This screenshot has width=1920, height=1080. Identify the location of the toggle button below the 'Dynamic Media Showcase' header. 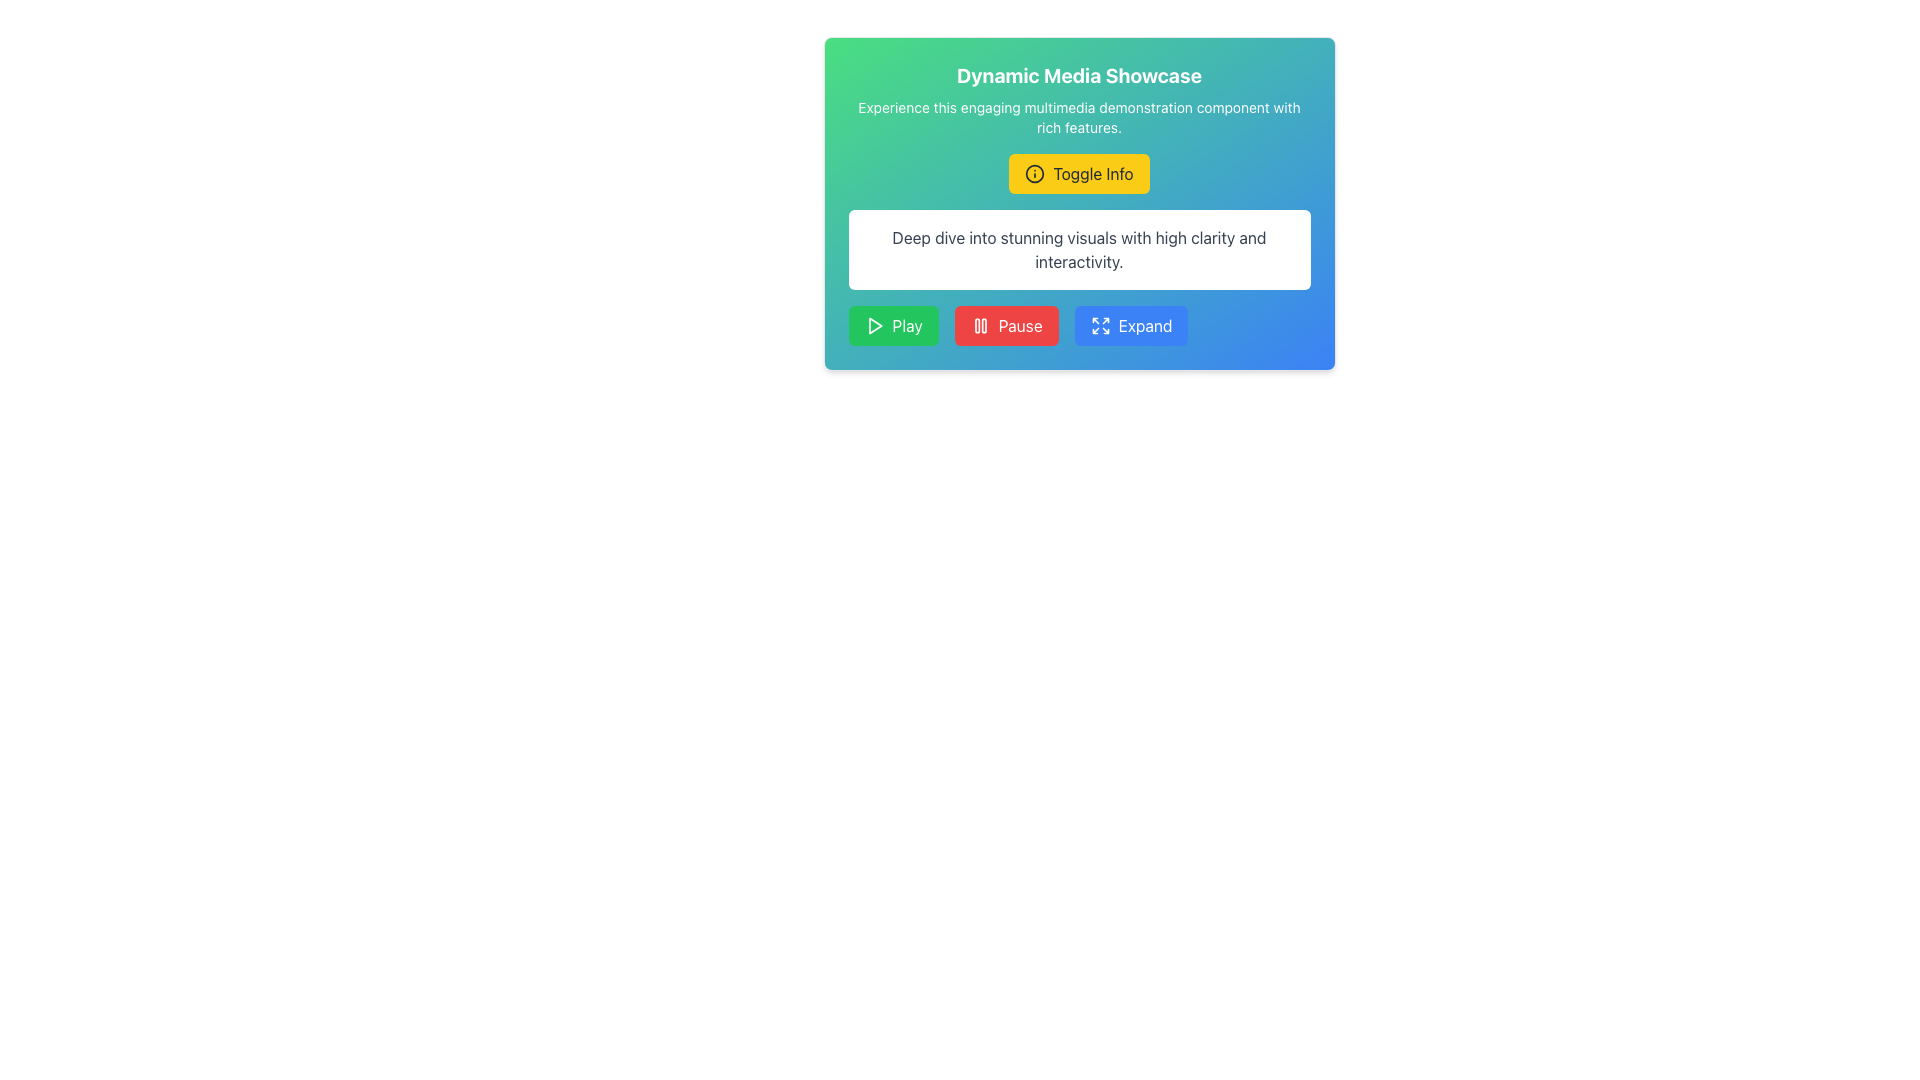
(1078, 172).